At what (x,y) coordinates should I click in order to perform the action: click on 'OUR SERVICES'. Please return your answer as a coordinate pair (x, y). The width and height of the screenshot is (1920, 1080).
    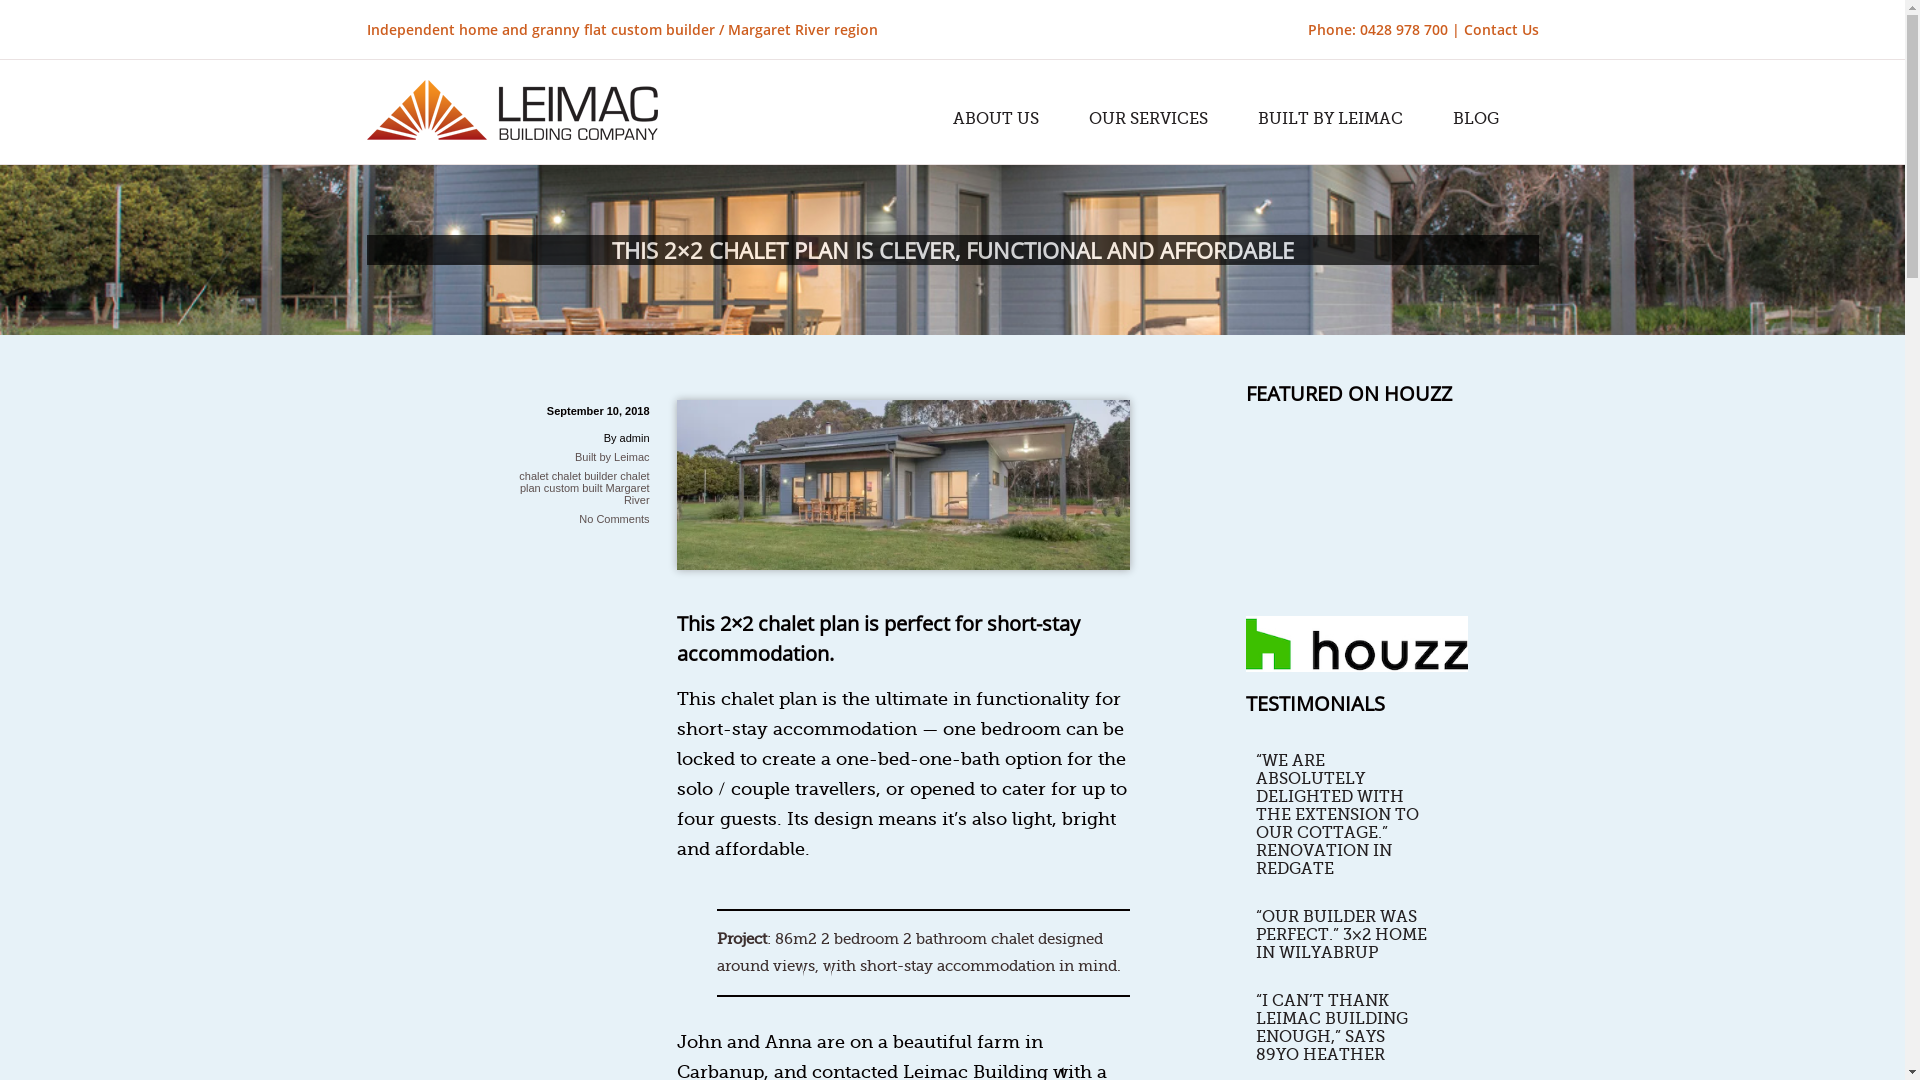
    Looking at the image, I should click on (1077, 119).